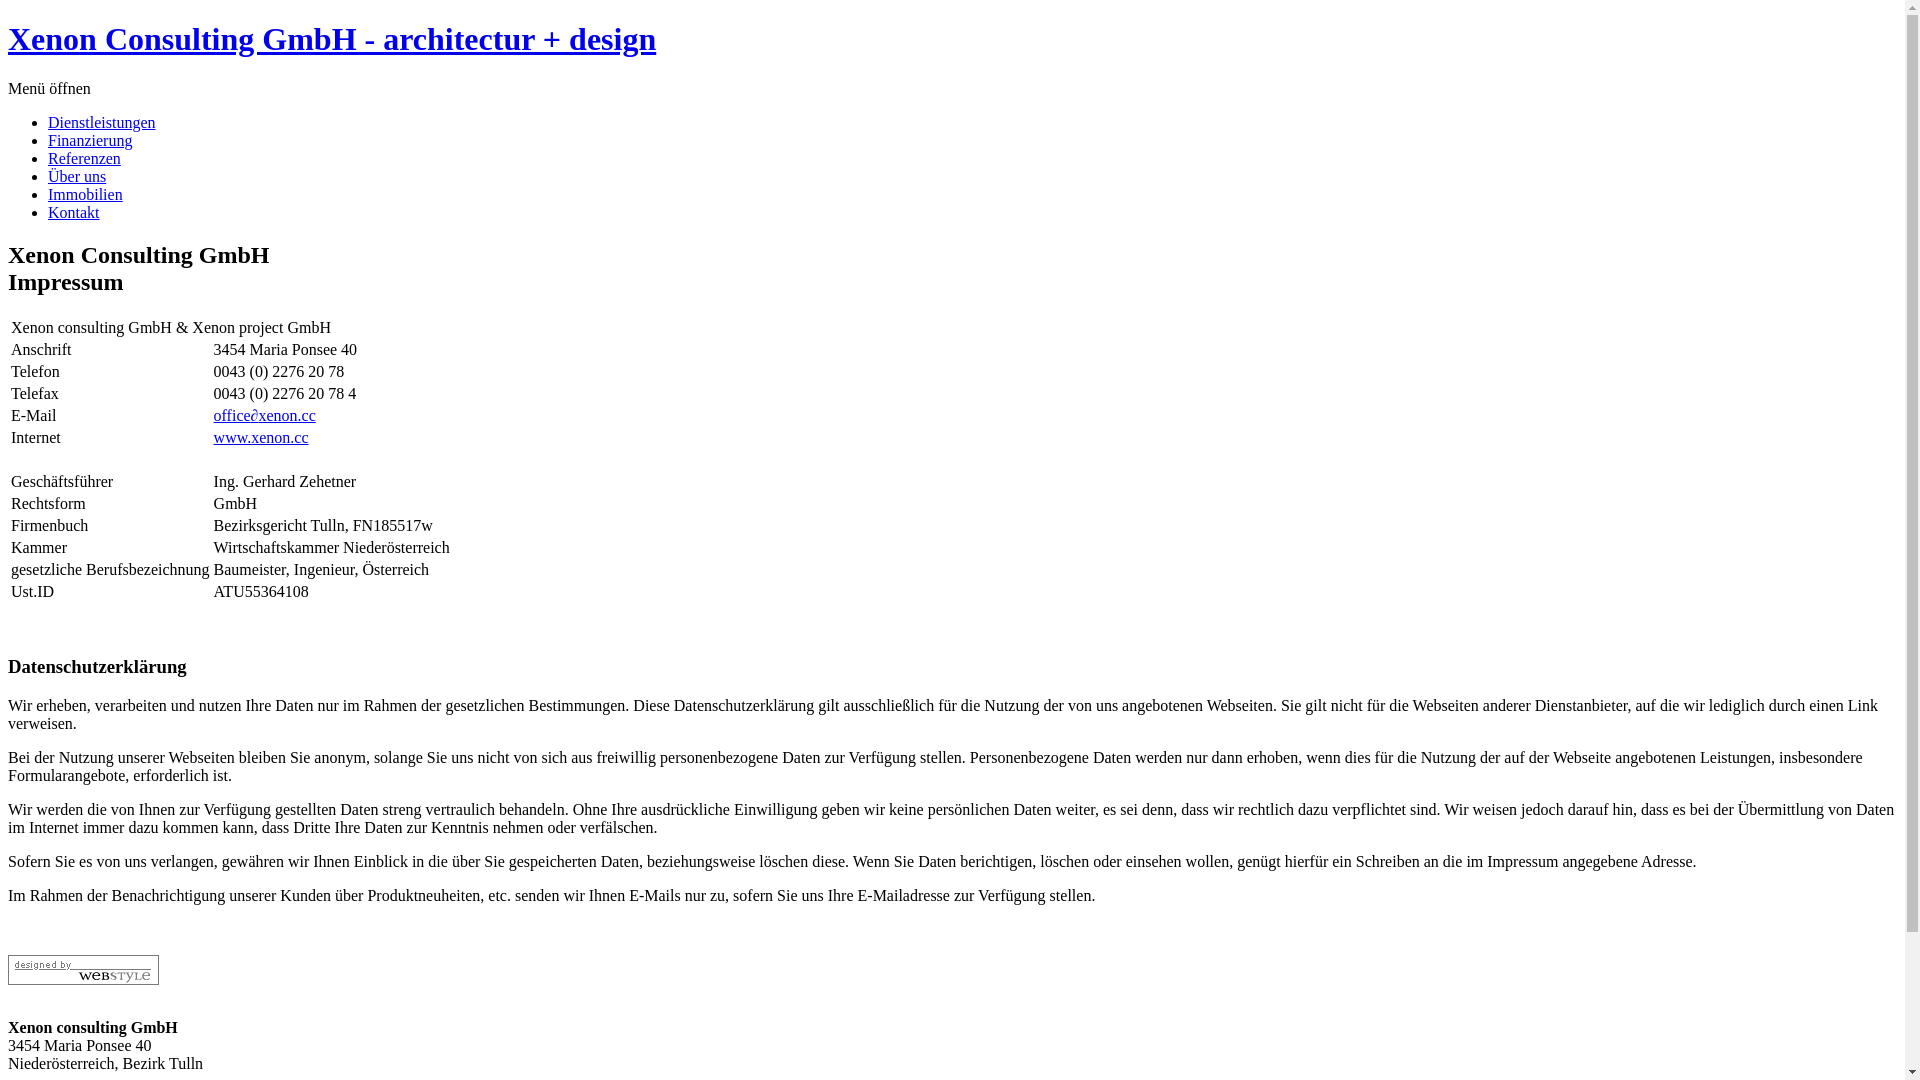 The height and width of the screenshot is (1080, 1920). Describe the element at coordinates (260, 436) in the screenshot. I see `'www.xenon.cc'` at that location.